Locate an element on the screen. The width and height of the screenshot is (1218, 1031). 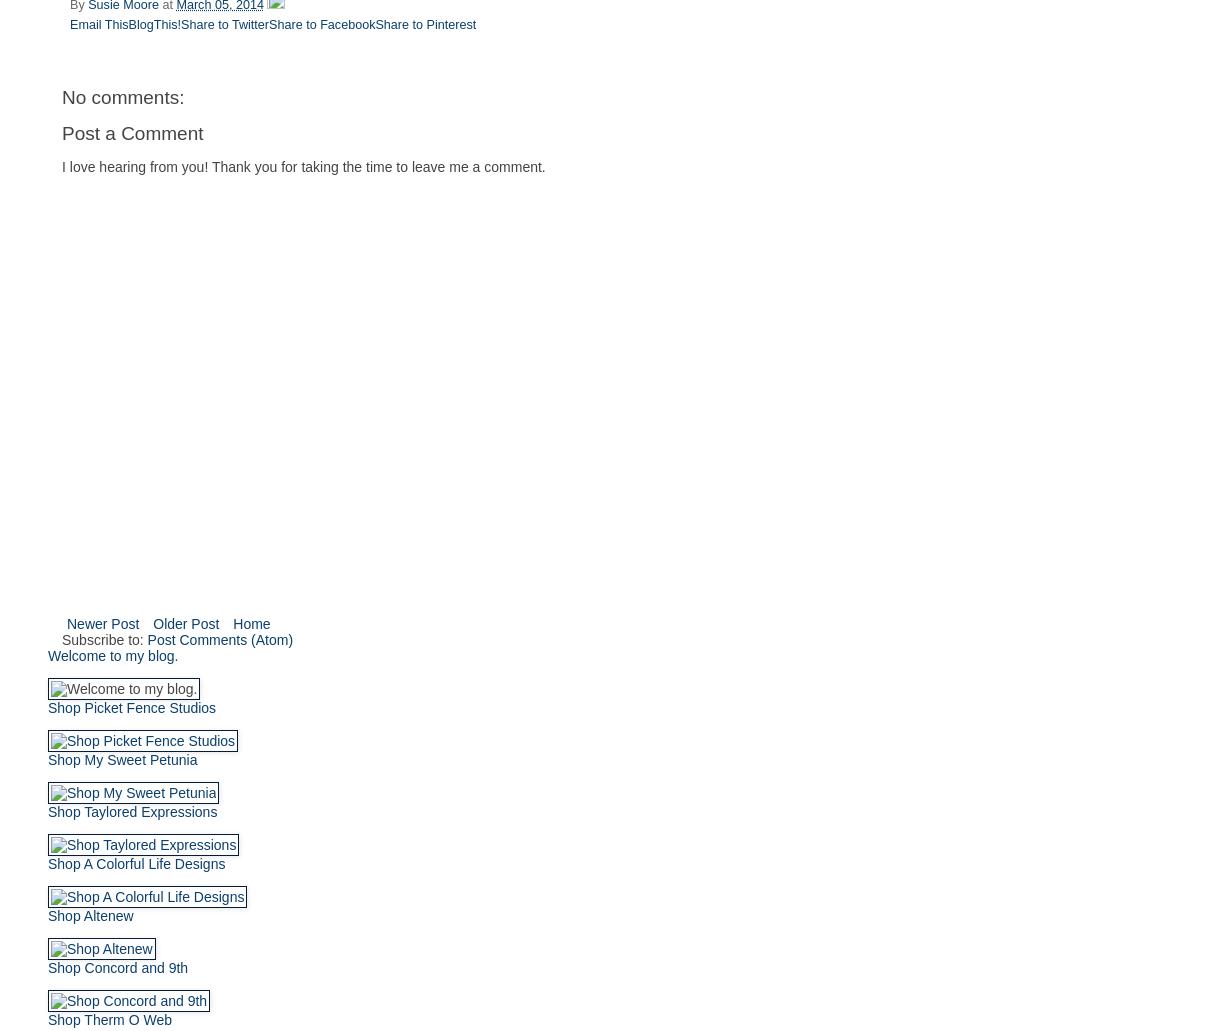
'Share to Facebook' is located at coordinates (321, 24).